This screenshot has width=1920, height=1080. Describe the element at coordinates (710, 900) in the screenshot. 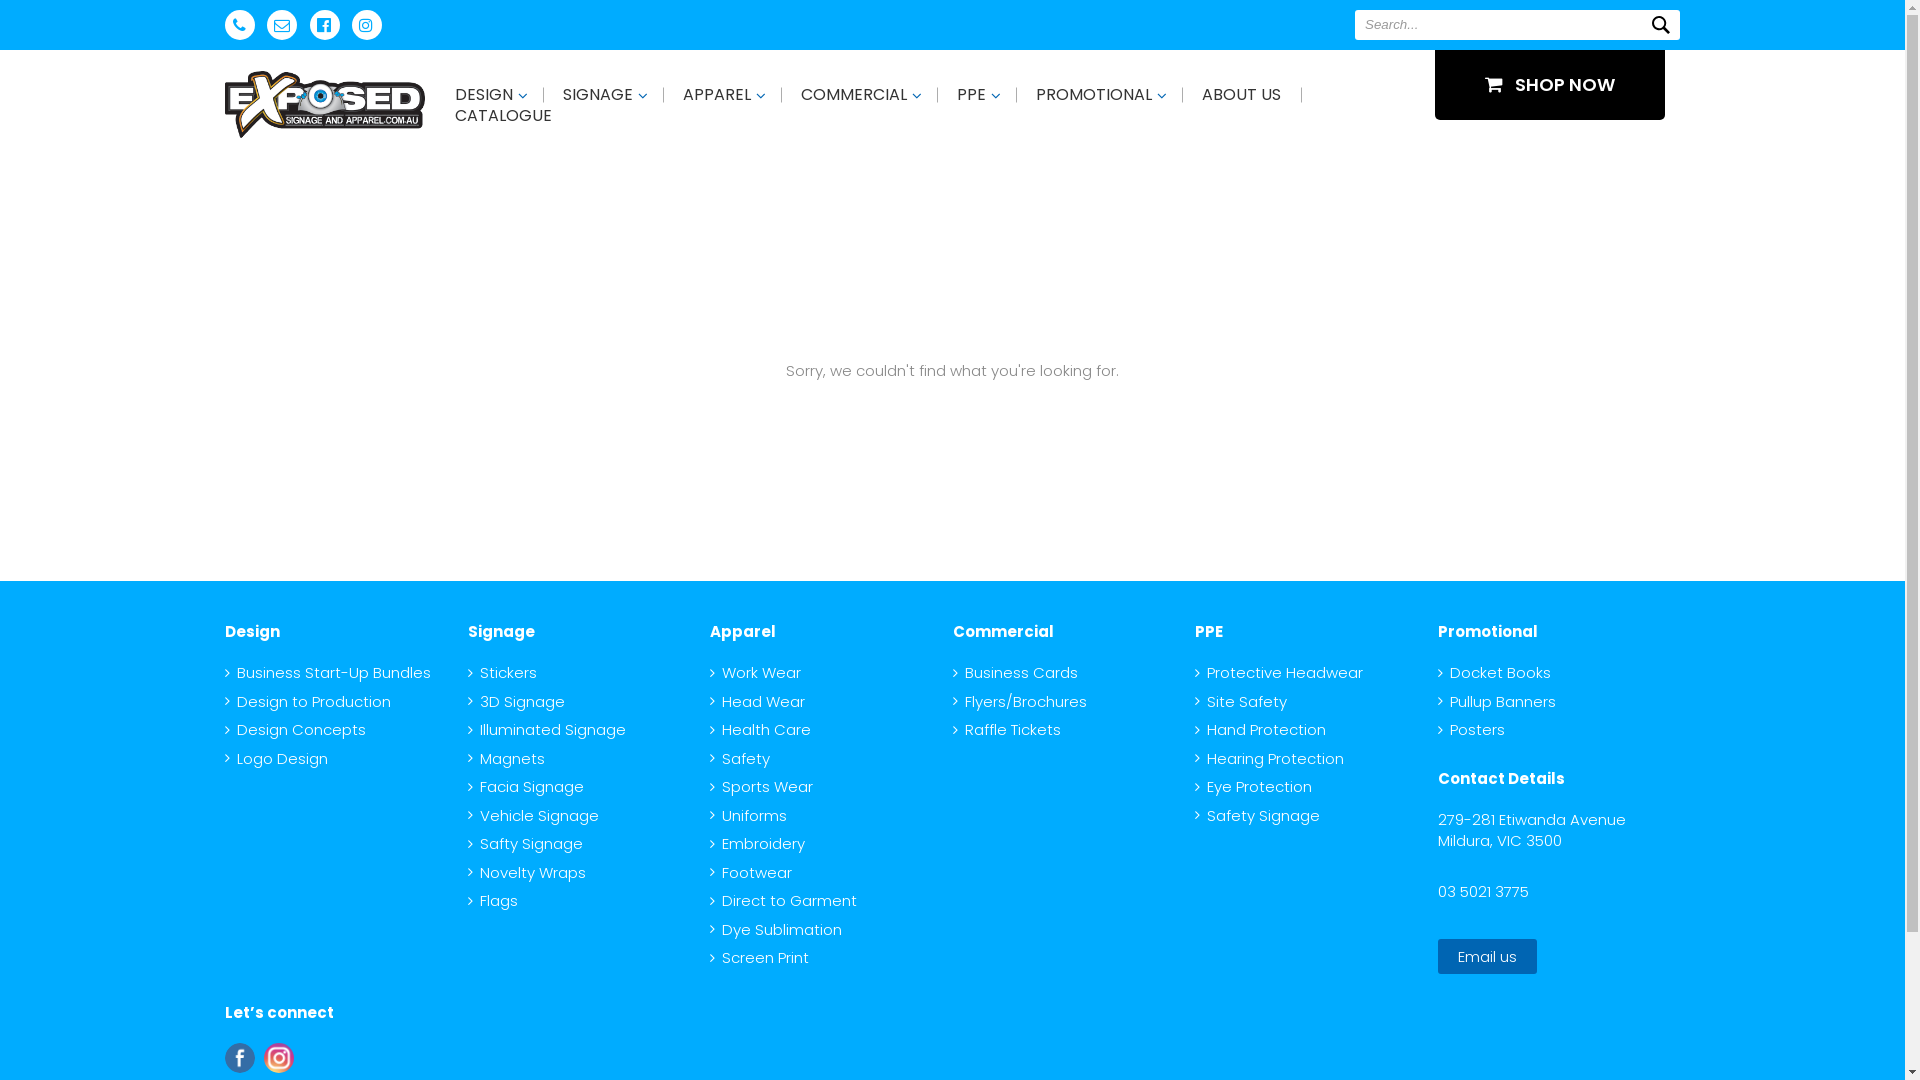

I see `'Direct to Garment'` at that location.